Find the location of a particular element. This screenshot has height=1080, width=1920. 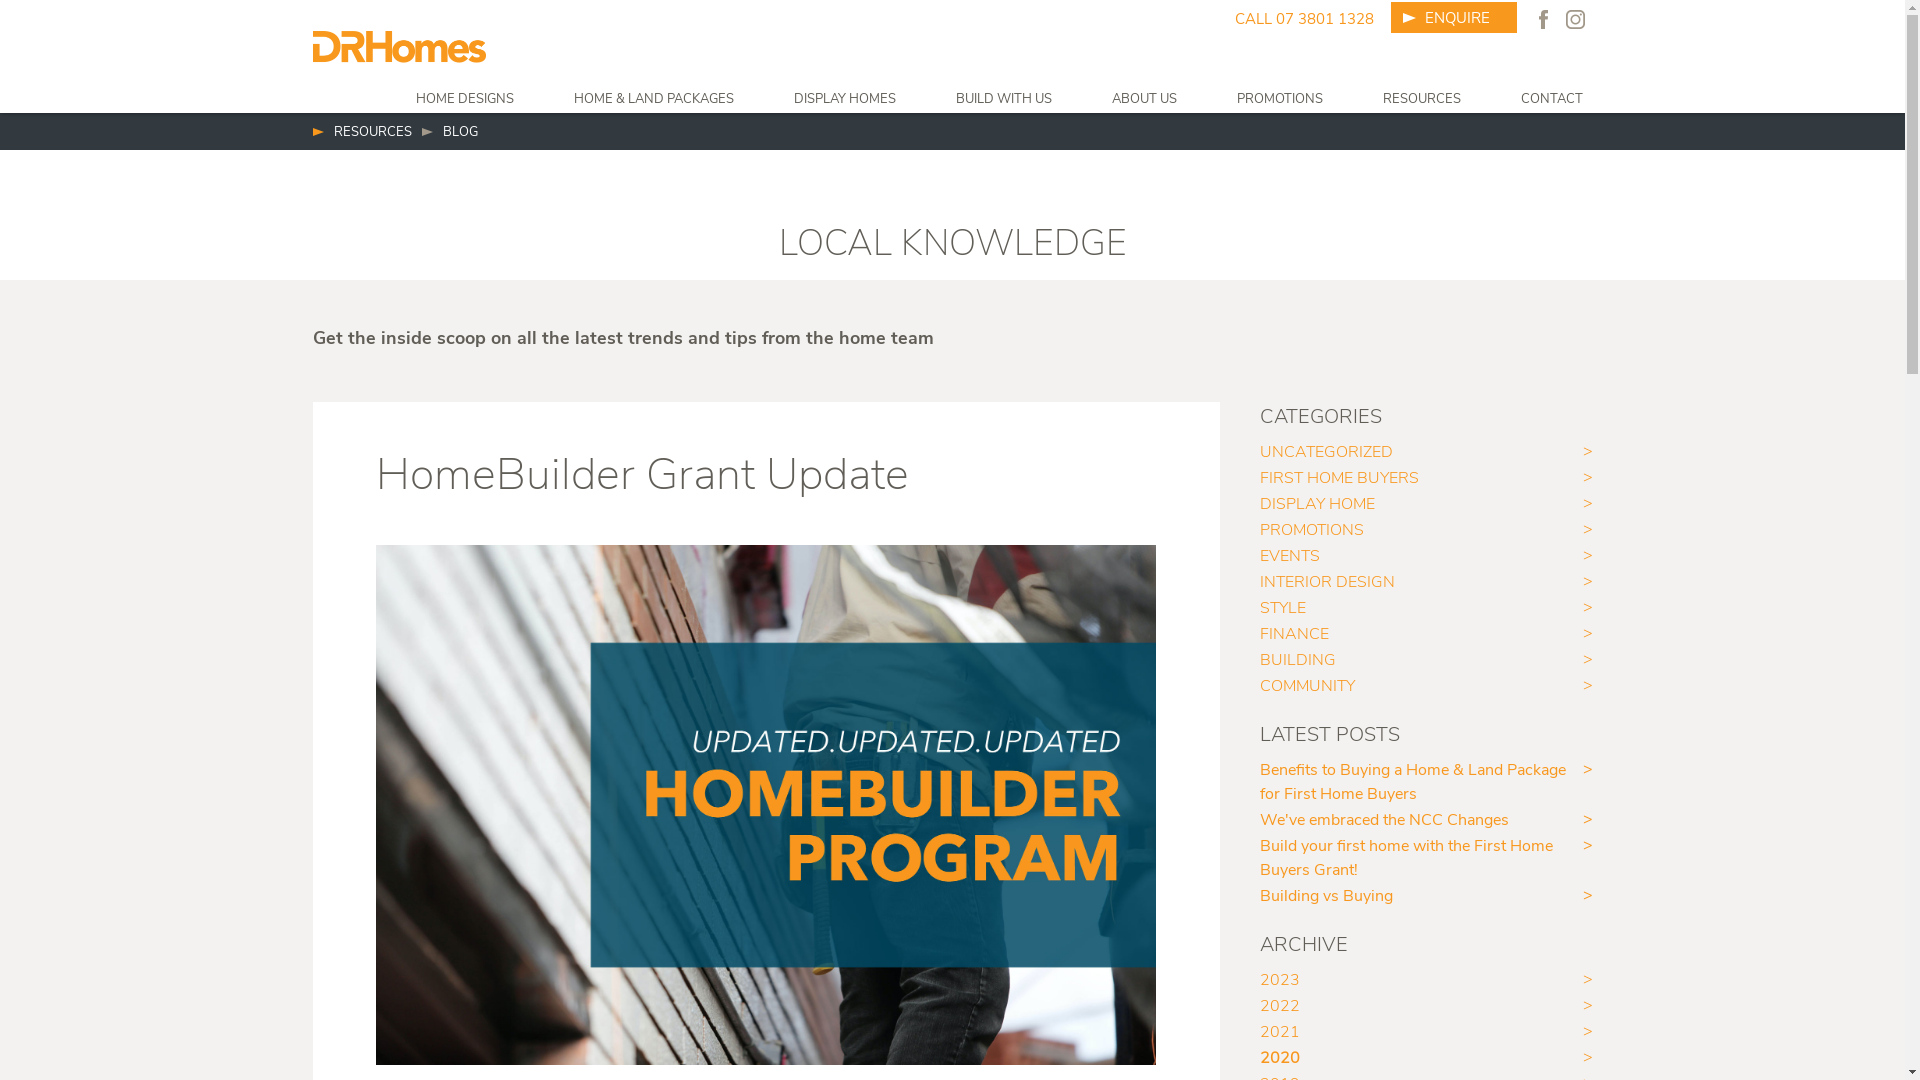

'RESOURCES' is located at coordinates (361, 132).